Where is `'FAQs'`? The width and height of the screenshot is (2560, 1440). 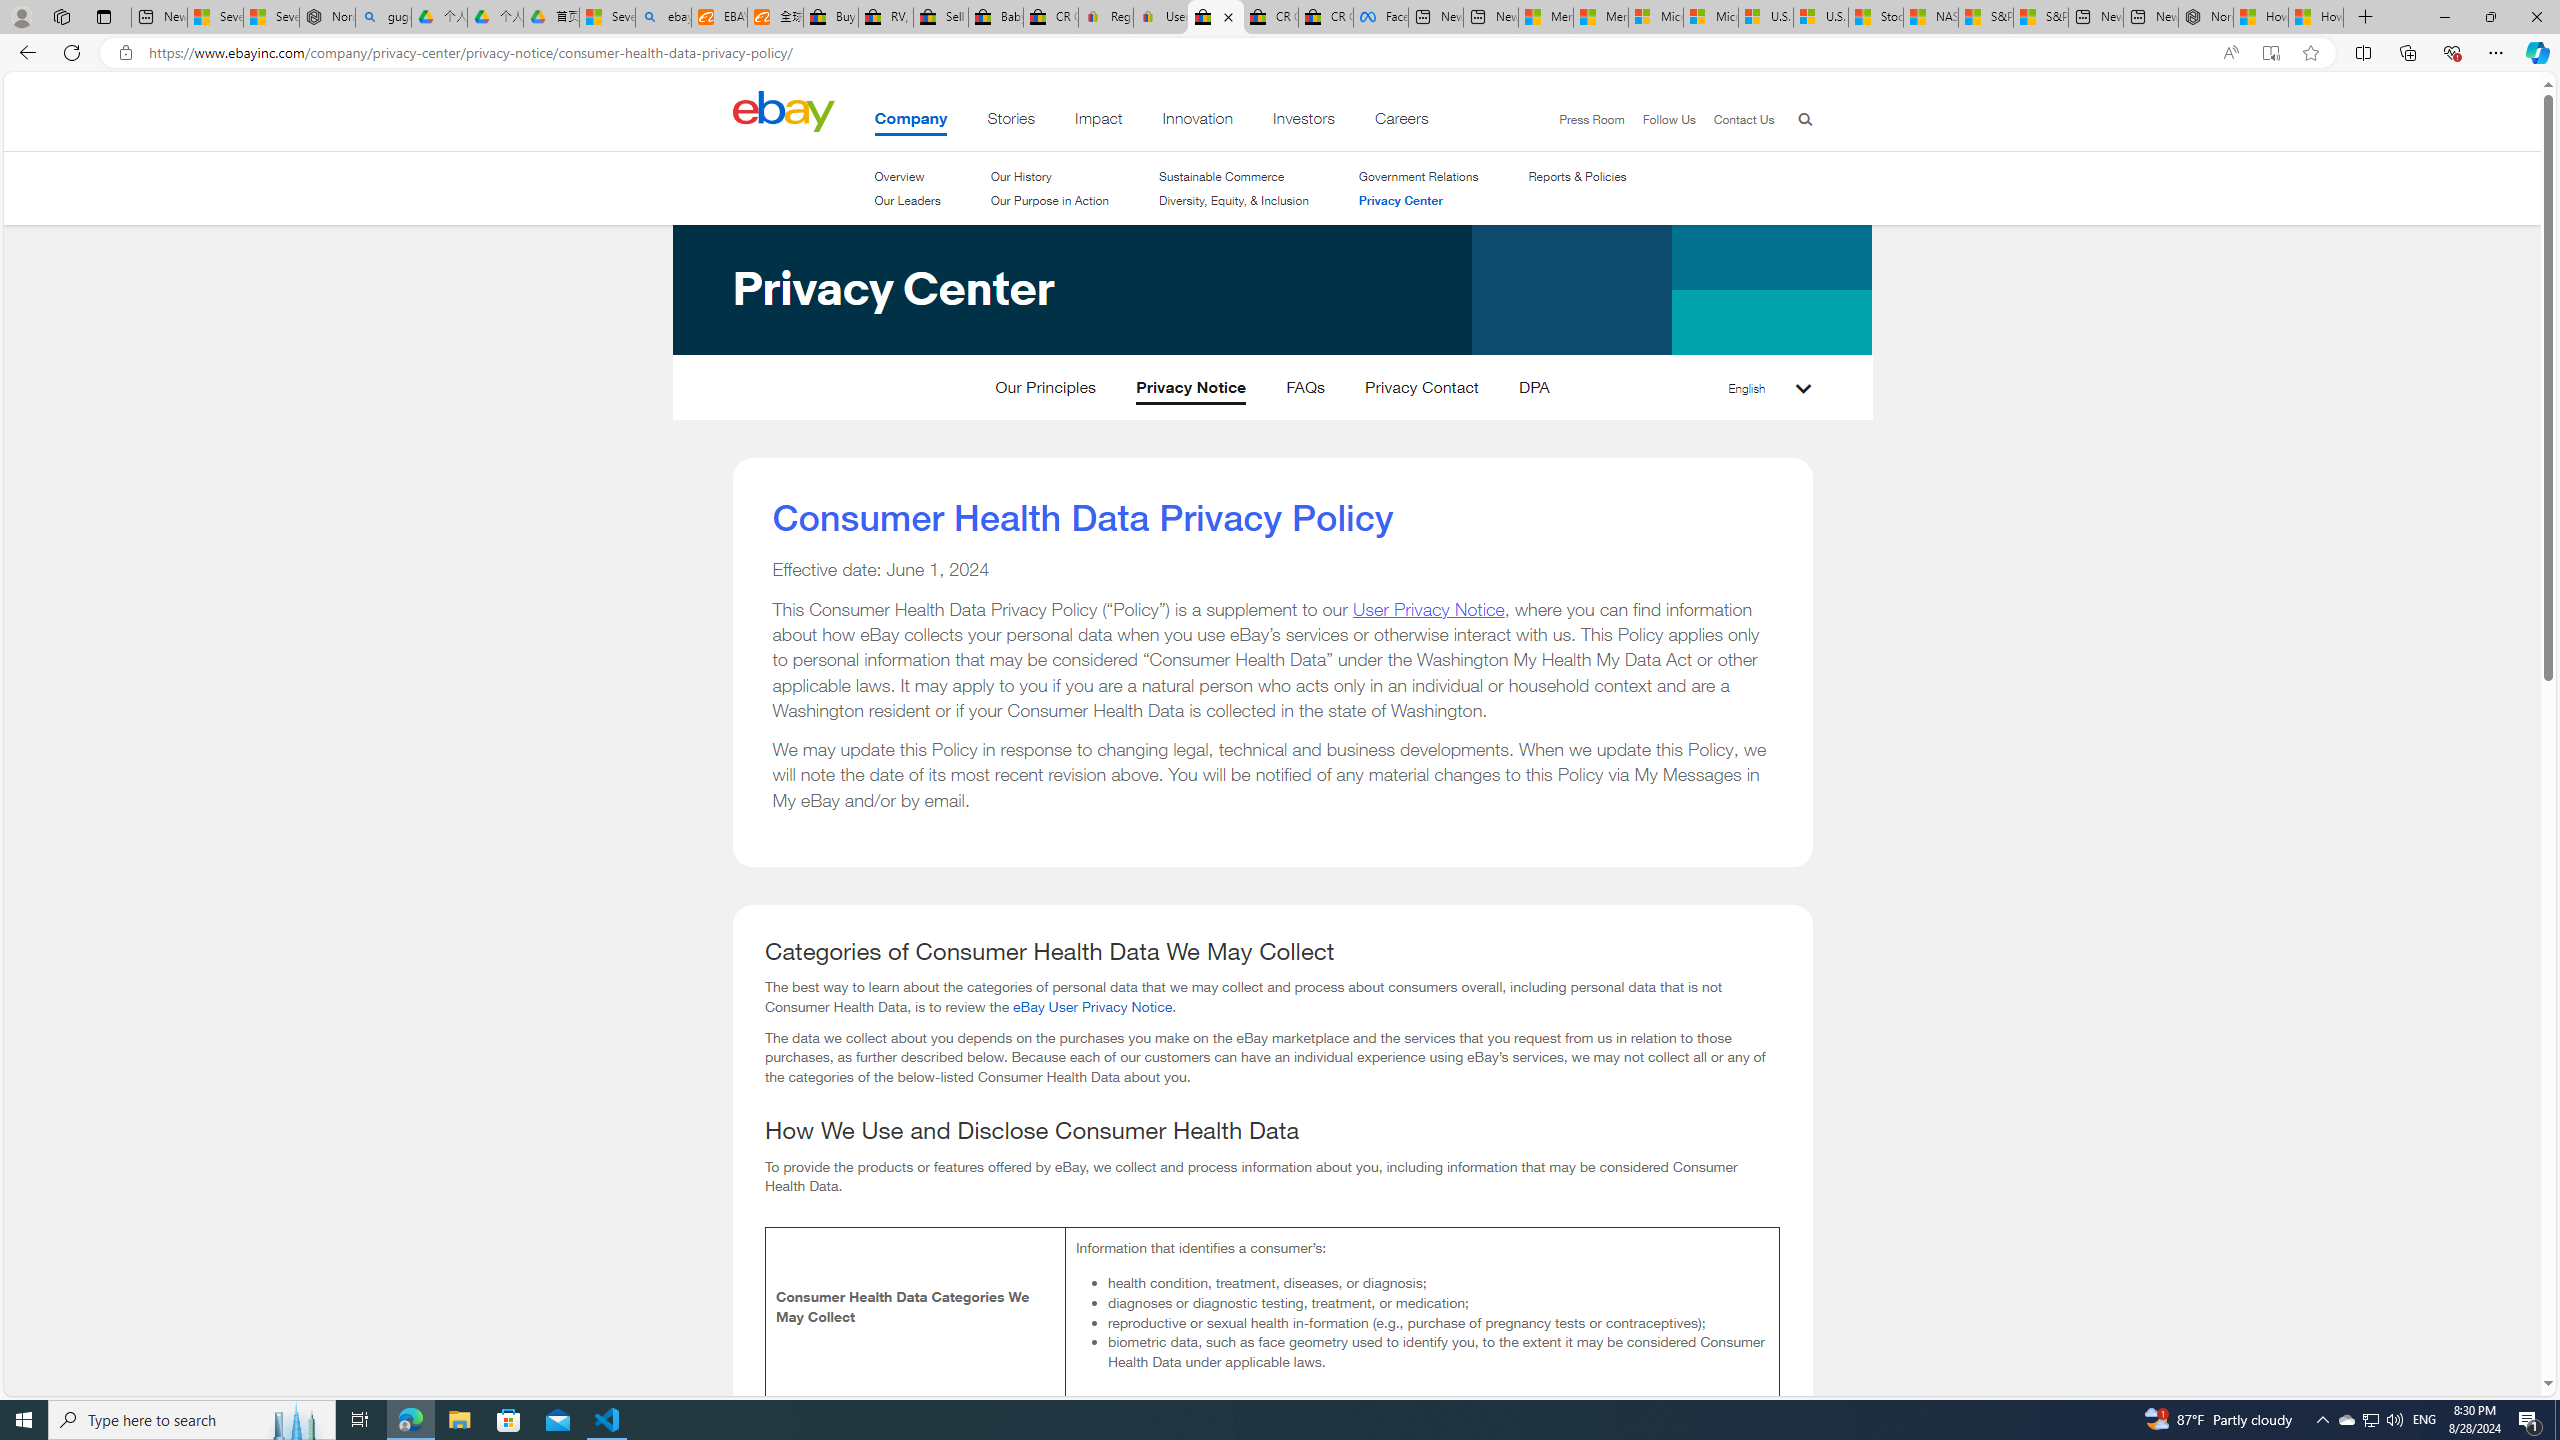
'FAQs' is located at coordinates (1304, 390).